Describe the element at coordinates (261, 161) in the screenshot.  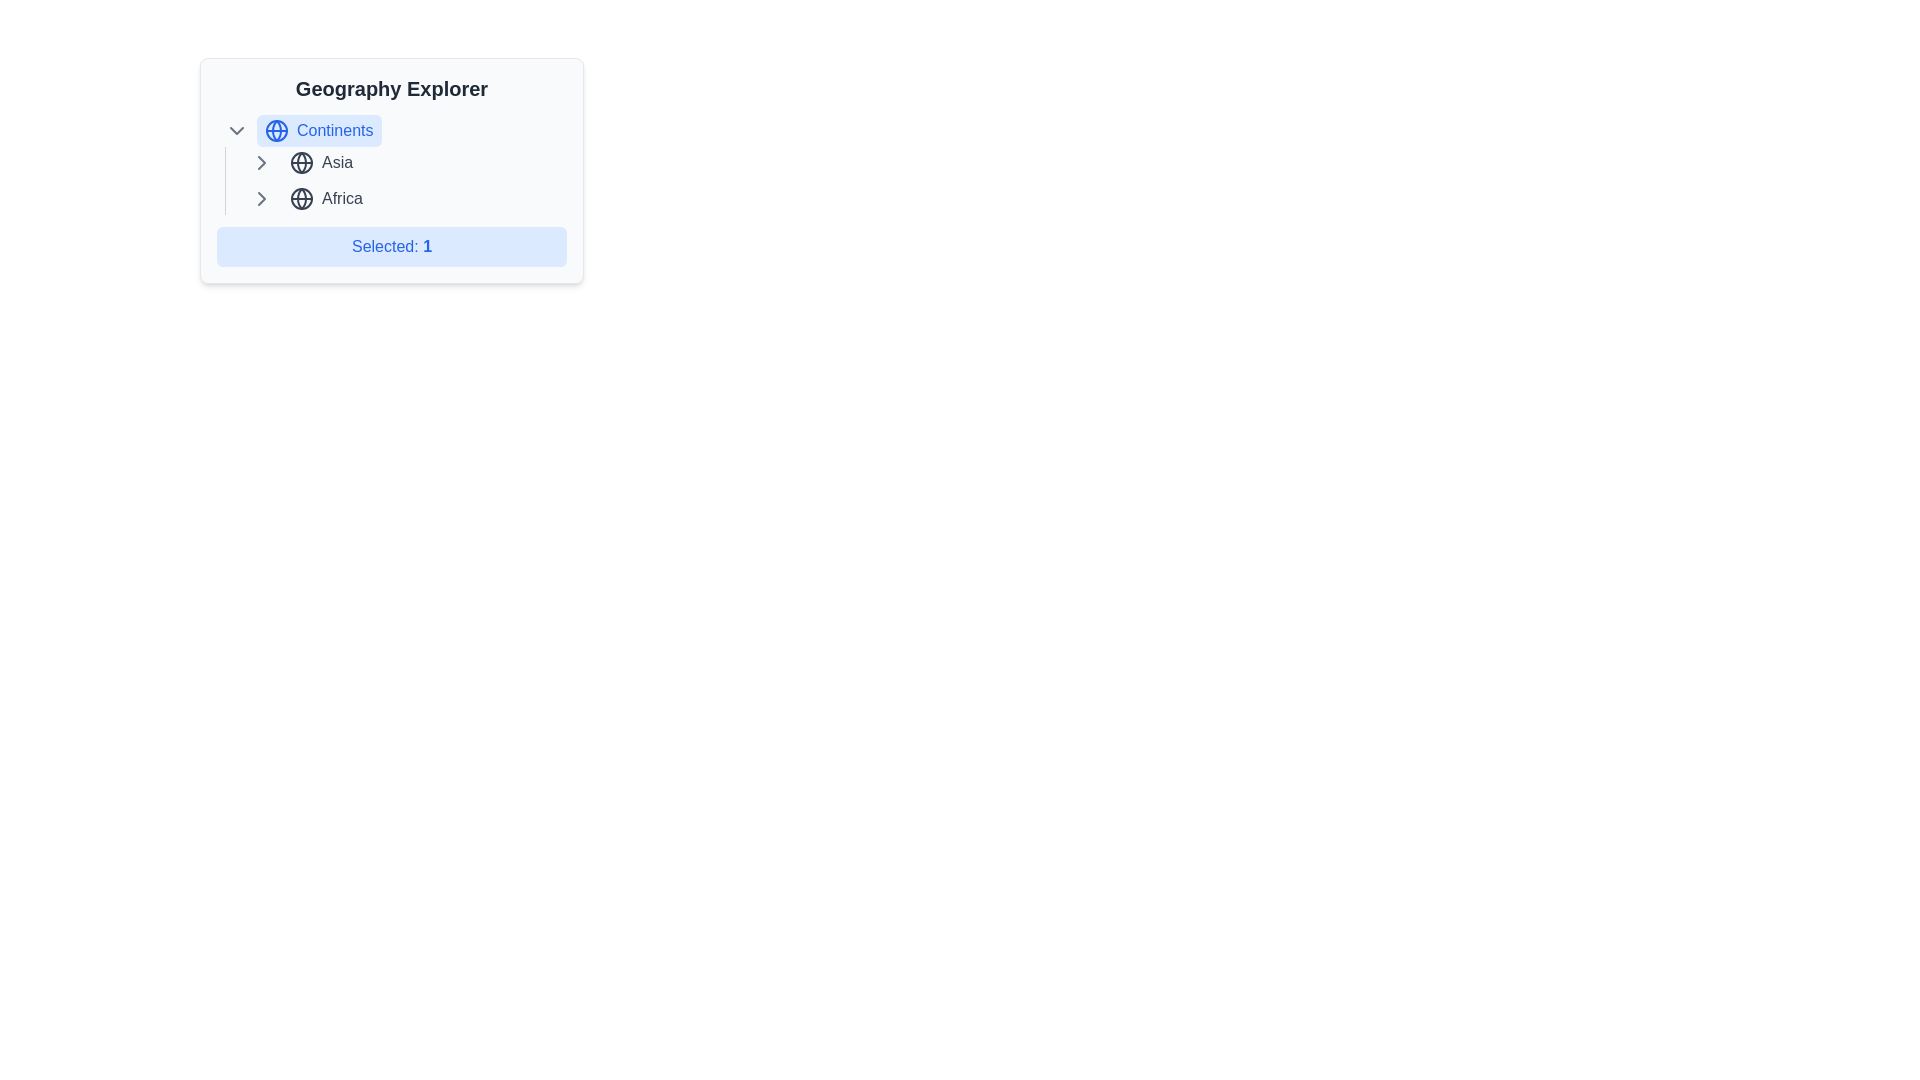
I see `the chevron icon that serves as a toggle indicator for the collapsible section related to 'Asia' in the 'Geography Explorer'` at that location.